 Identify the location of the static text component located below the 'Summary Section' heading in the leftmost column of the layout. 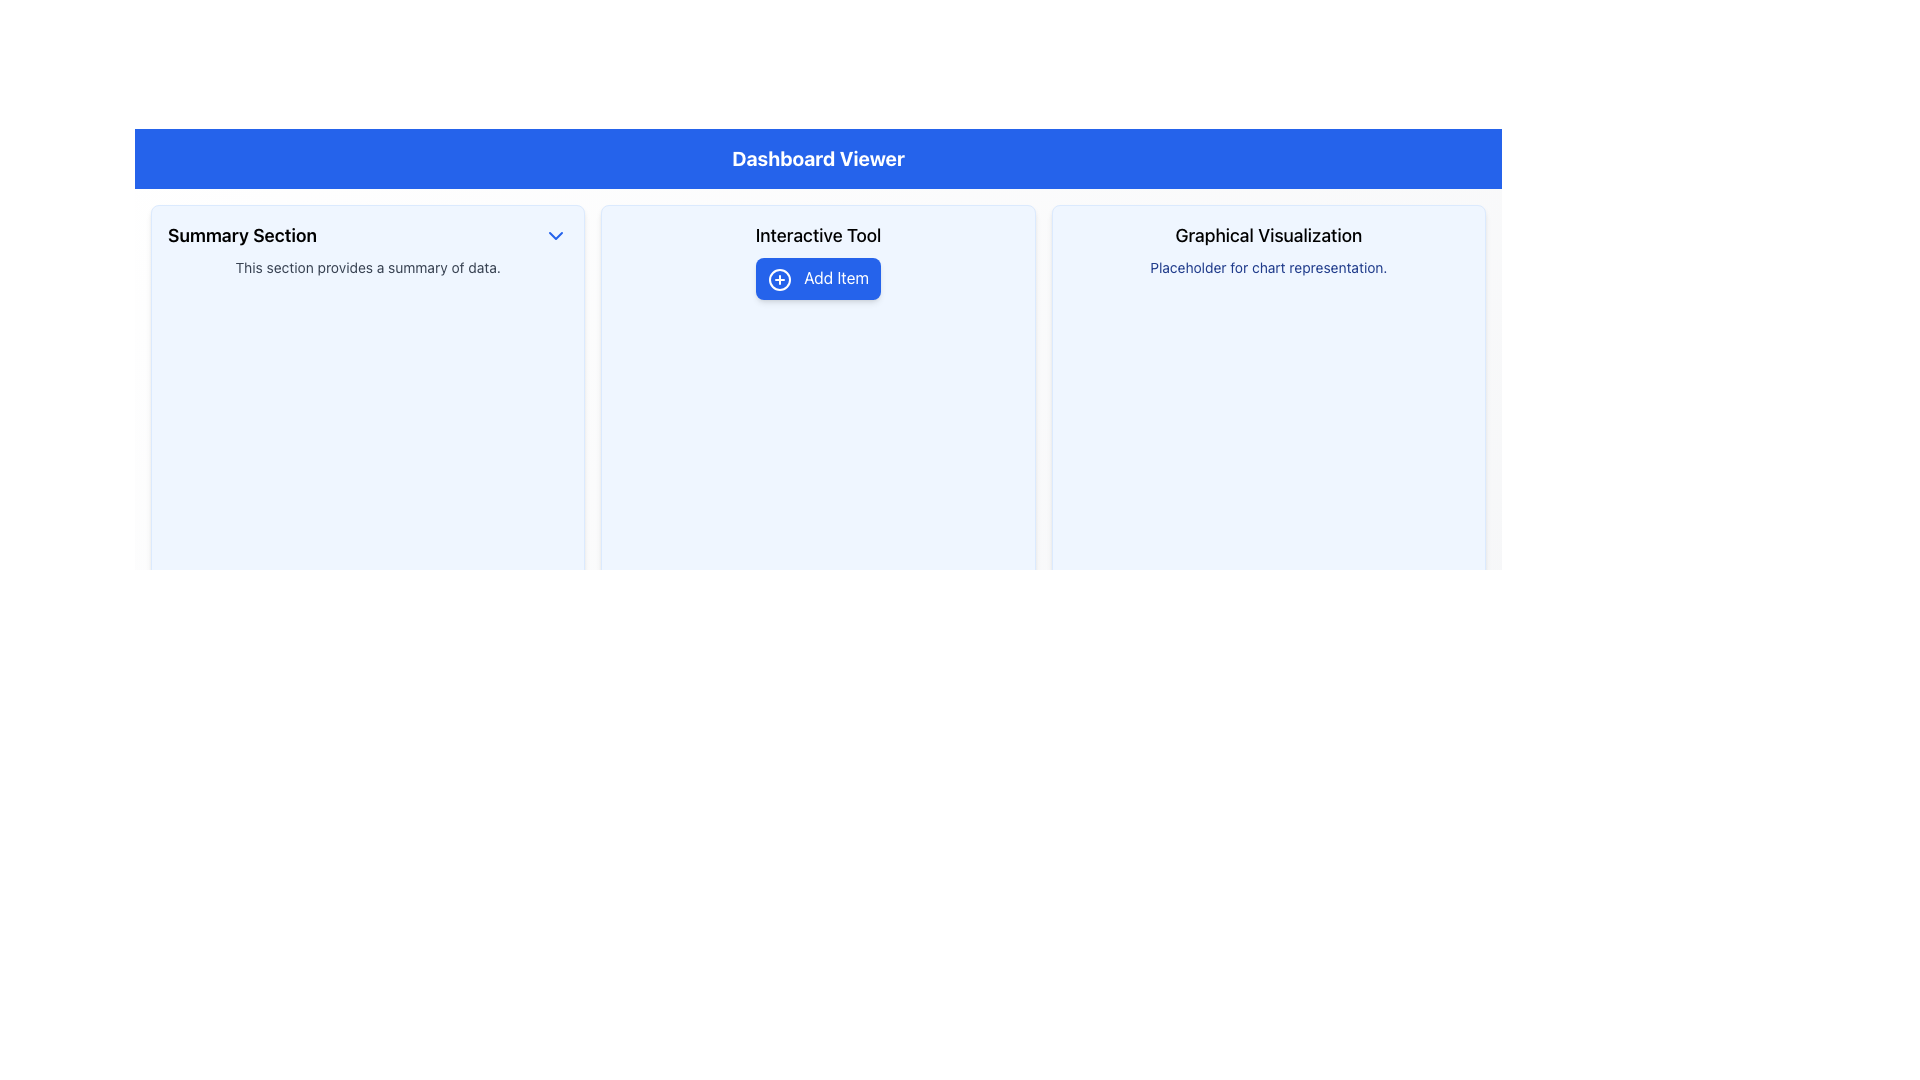
(368, 266).